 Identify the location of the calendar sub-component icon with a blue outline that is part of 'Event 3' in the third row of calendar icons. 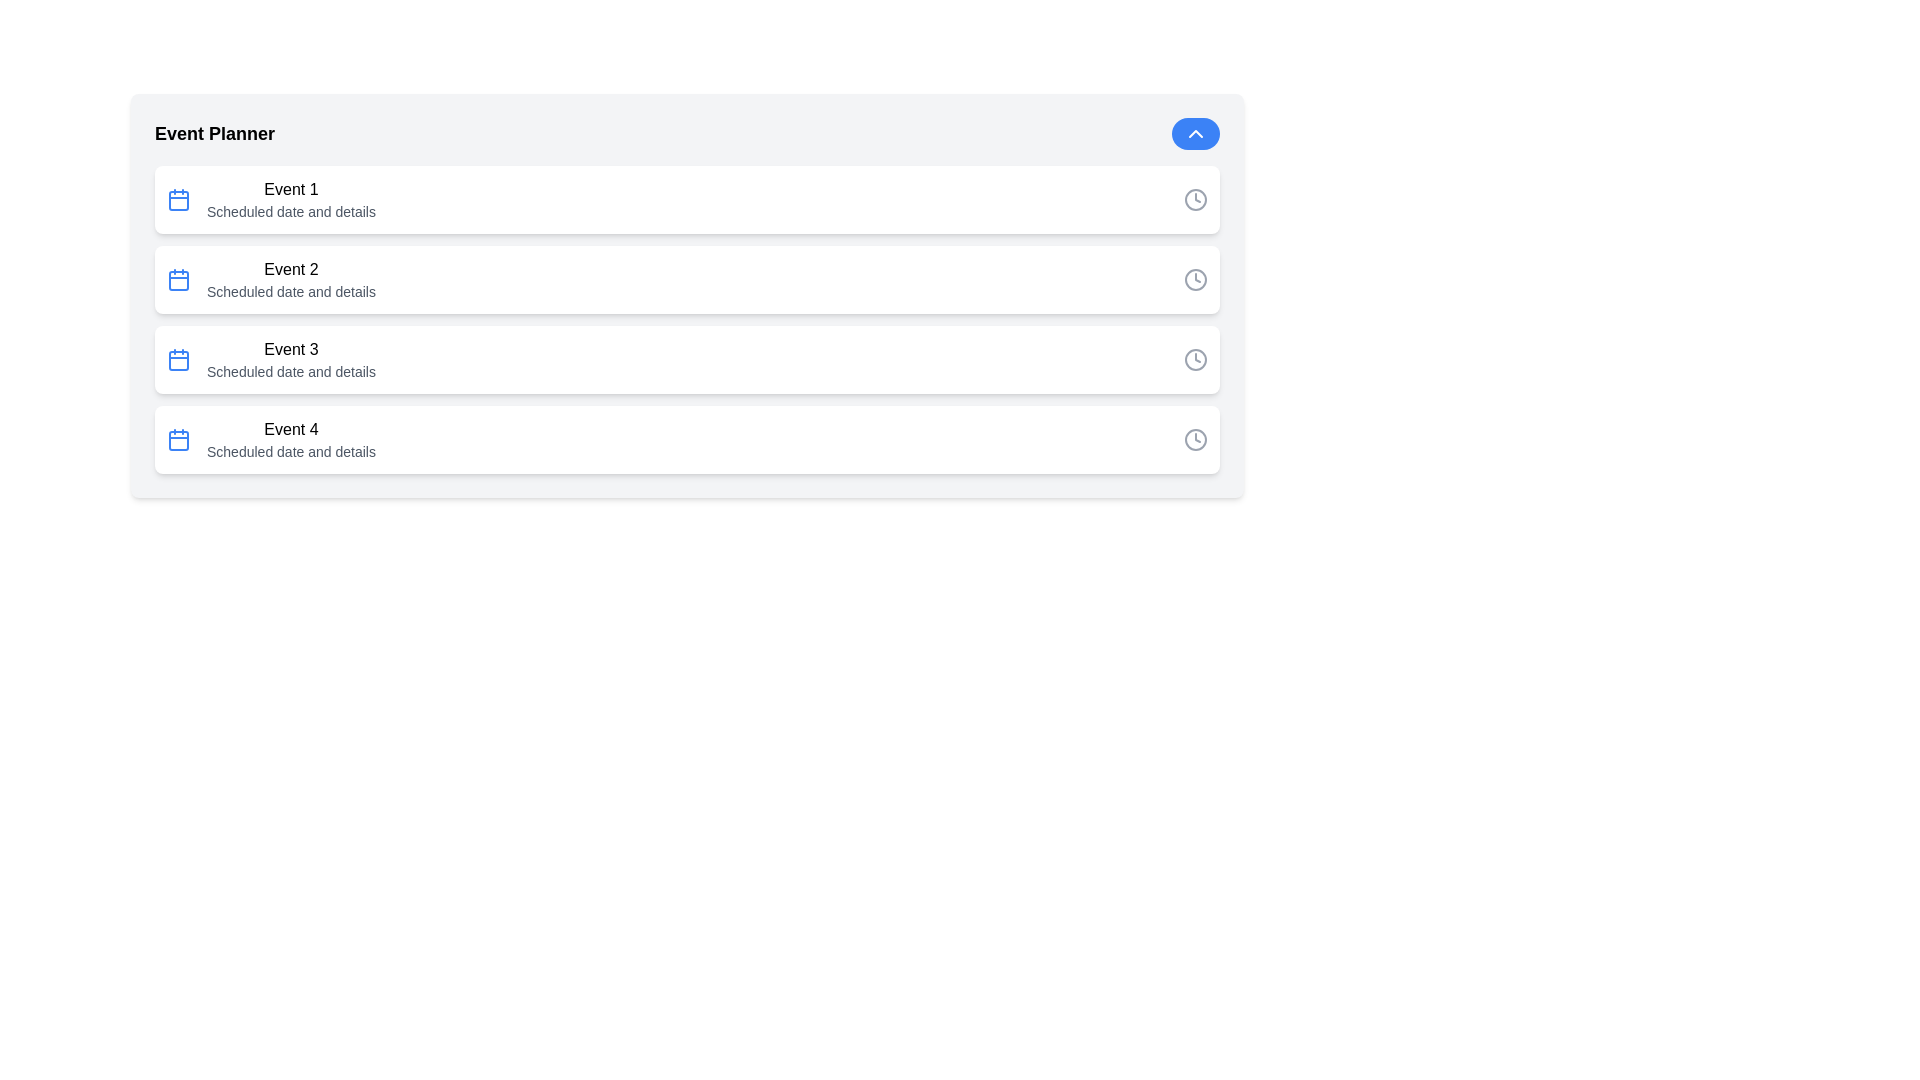
(178, 361).